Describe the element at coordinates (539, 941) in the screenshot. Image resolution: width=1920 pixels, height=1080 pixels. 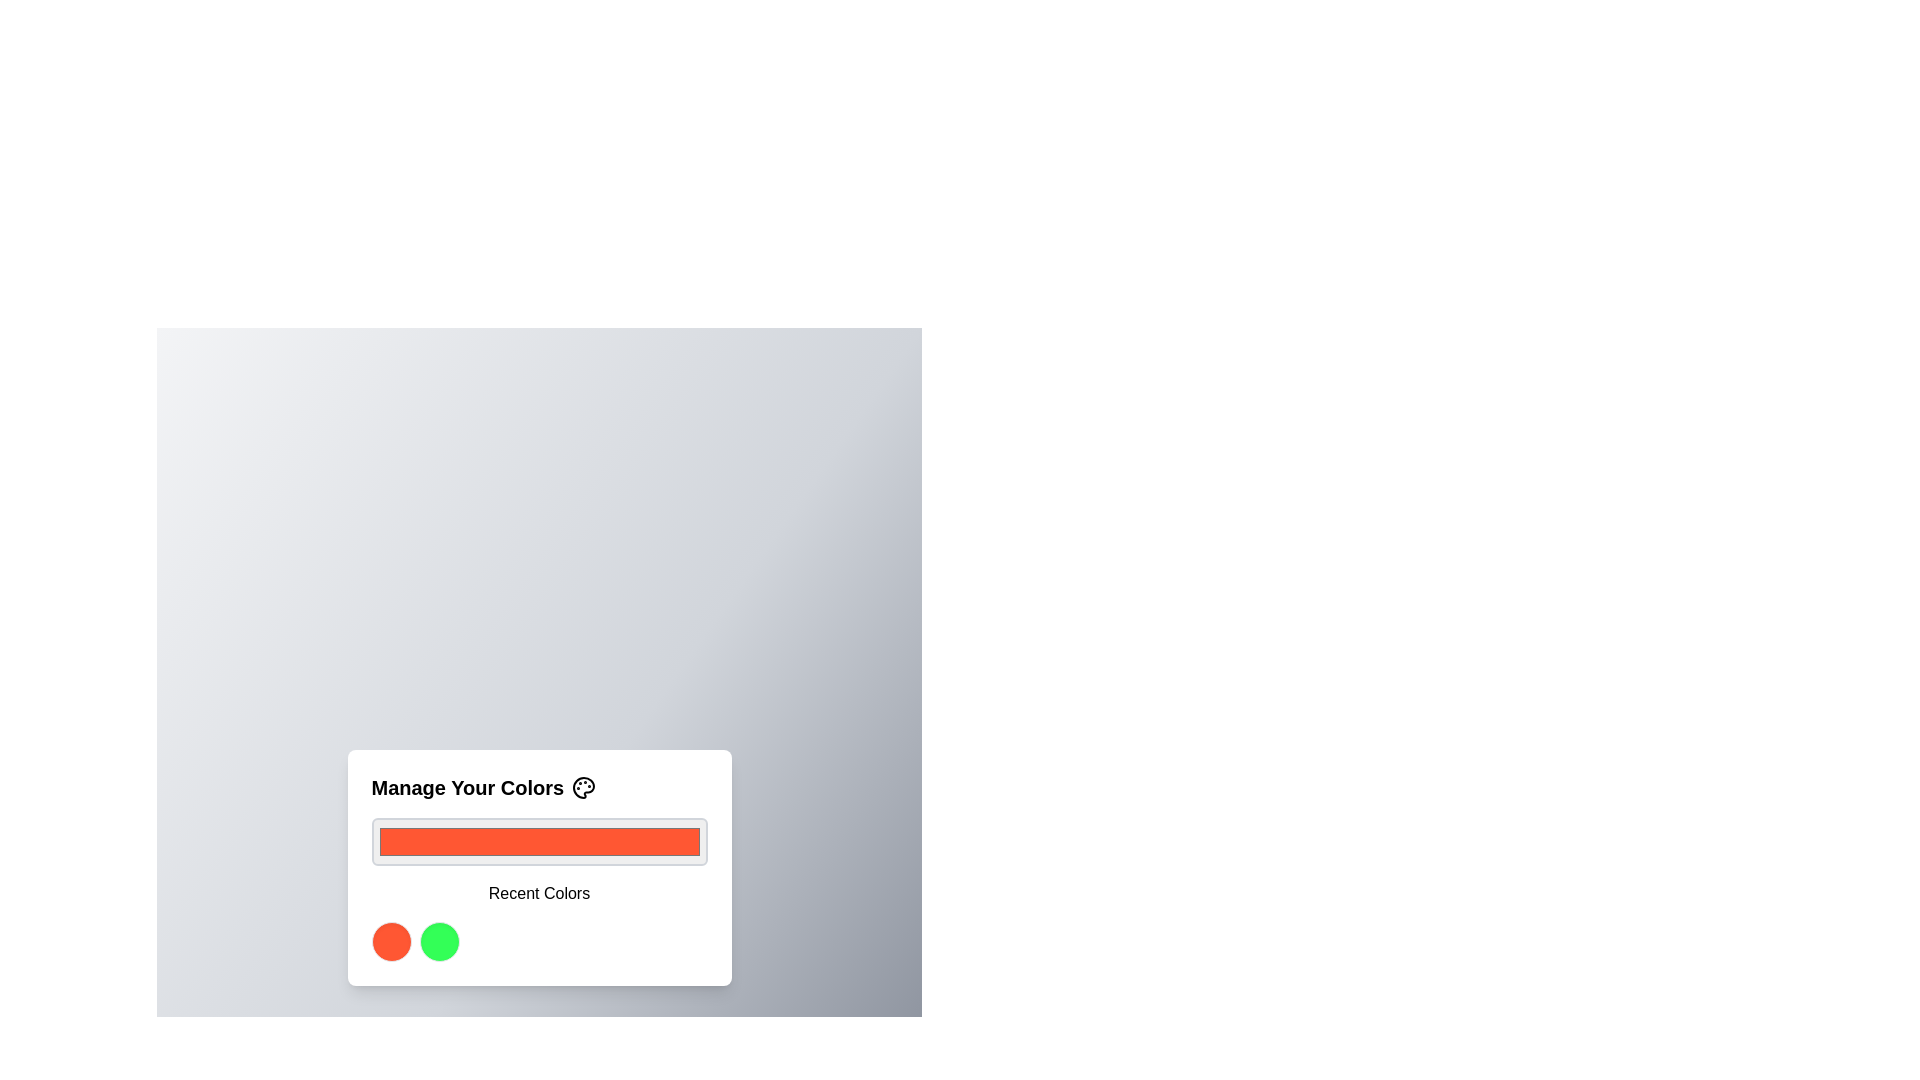
I see `the color circle in the color selection palette located in the 'Manage Your Colors' card` at that location.